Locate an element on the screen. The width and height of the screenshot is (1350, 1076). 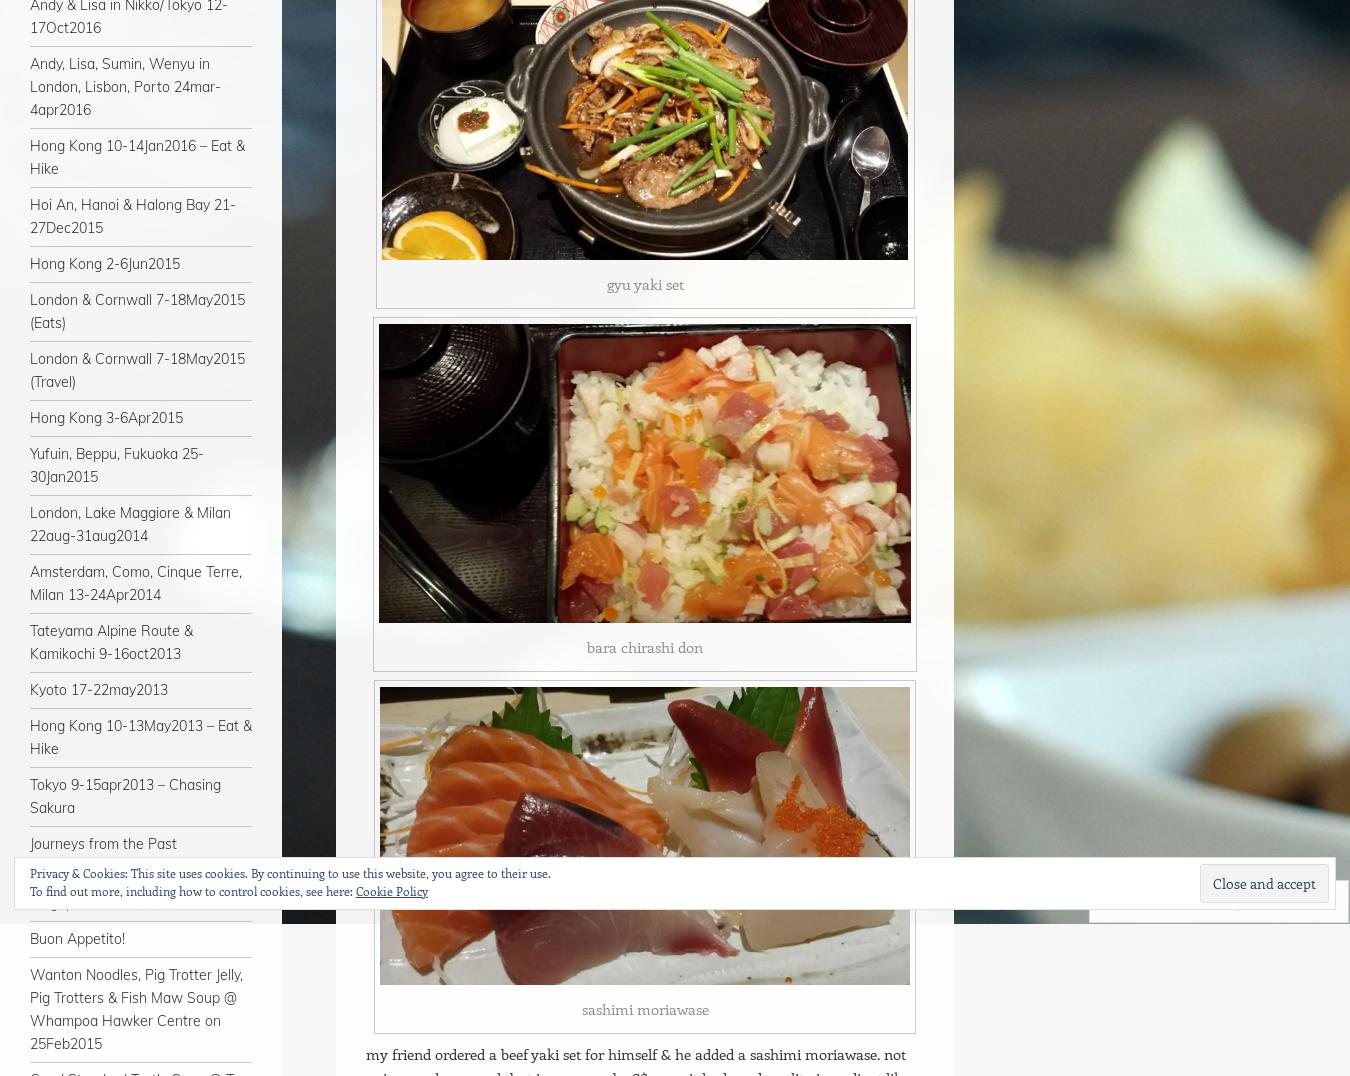
'Buon Appetito!' is located at coordinates (76, 938).